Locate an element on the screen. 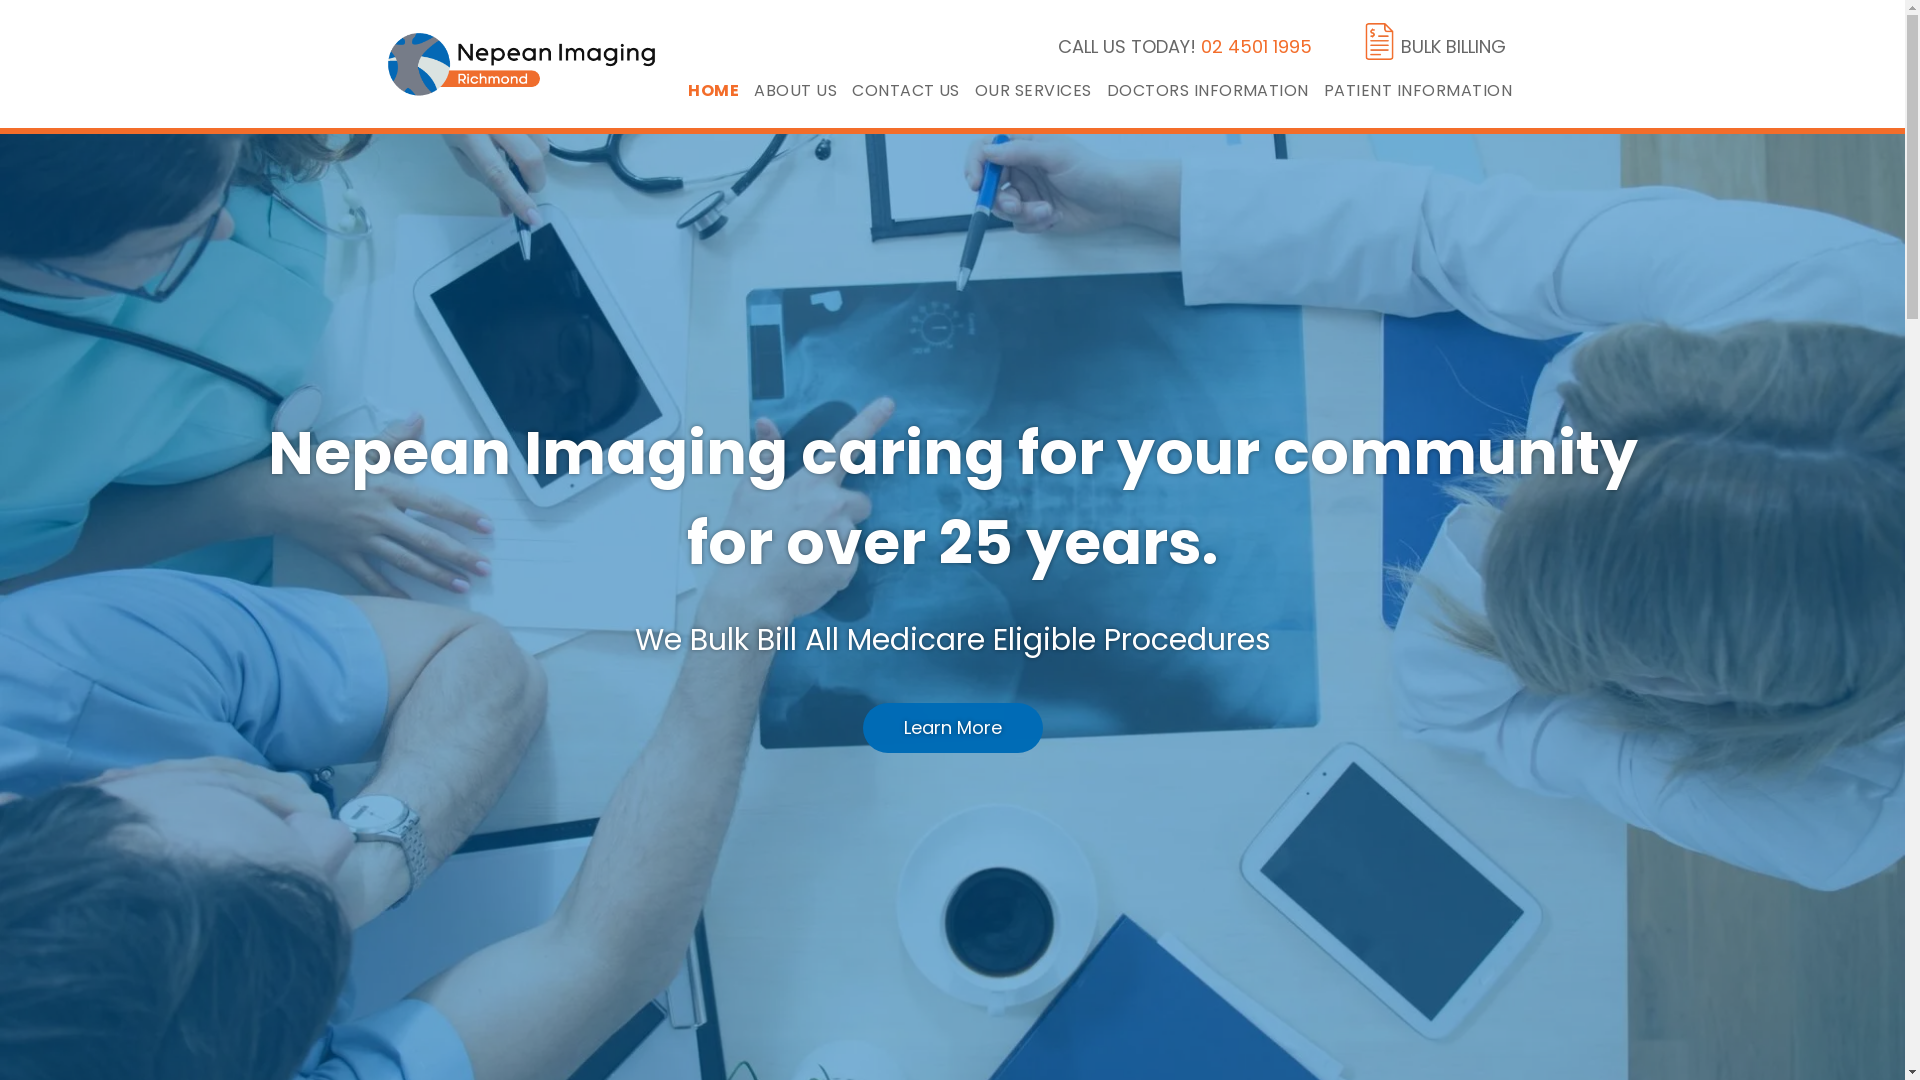  'PATIENT INFORMATION' is located at coordinates (1324, 90).